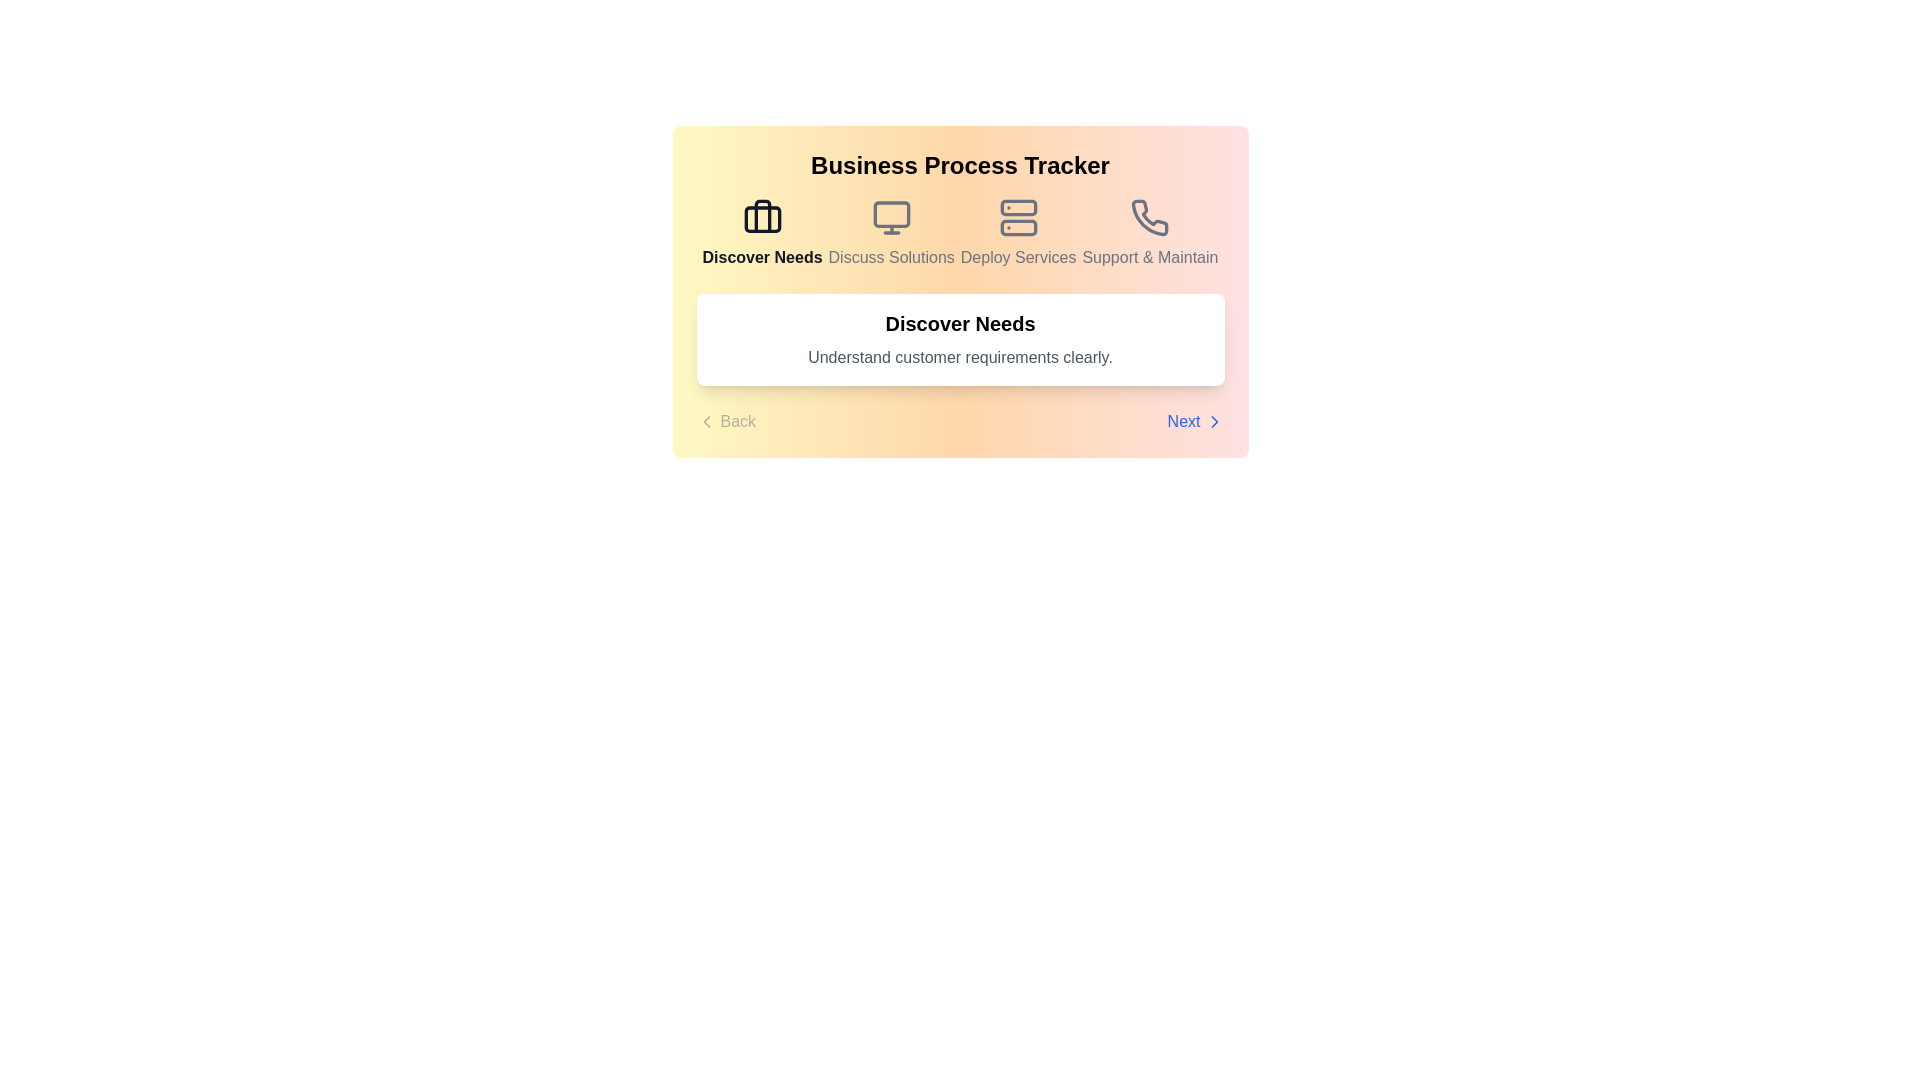  What do you see at coordinates (1017, 233) in the screenshot?
I see `the step icon for Deploy Services` at bounding box center [1017, 233].